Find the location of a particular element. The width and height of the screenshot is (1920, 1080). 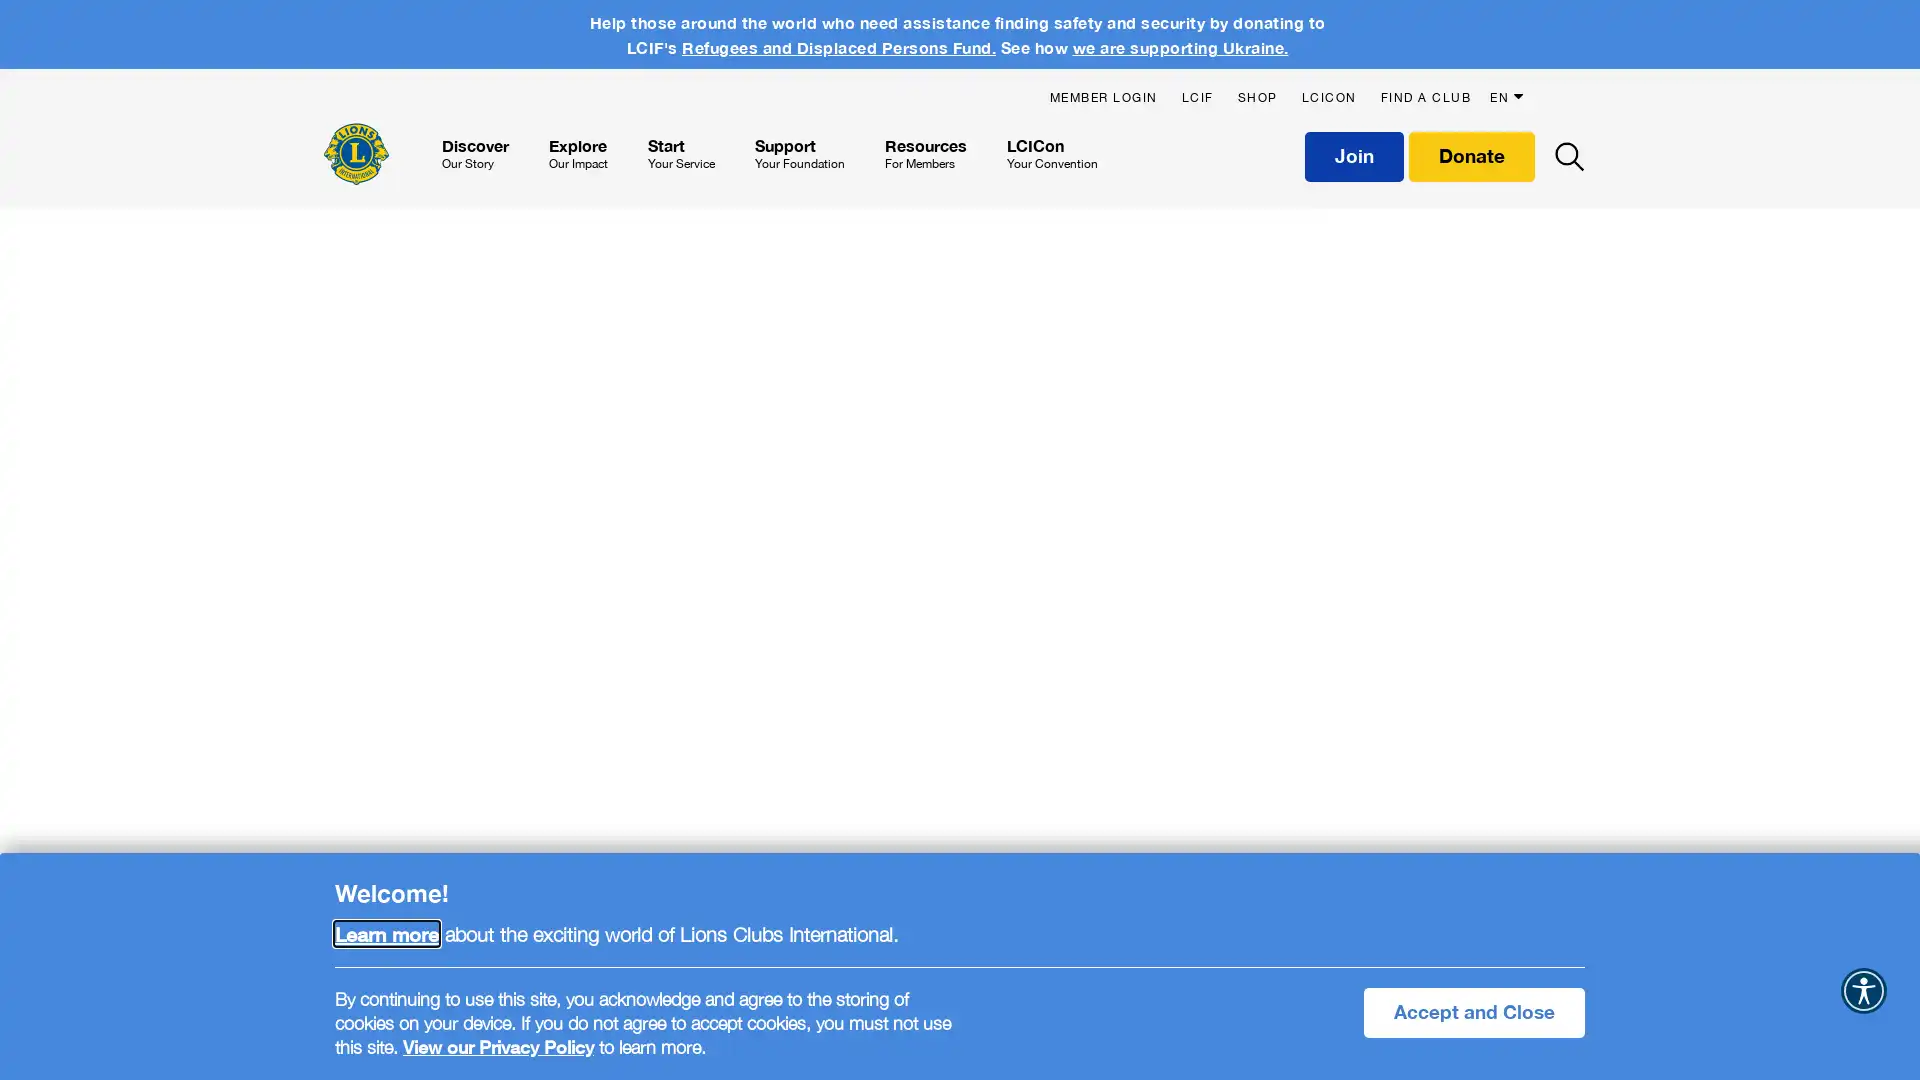

Previous is located at coordinates (29, 693).